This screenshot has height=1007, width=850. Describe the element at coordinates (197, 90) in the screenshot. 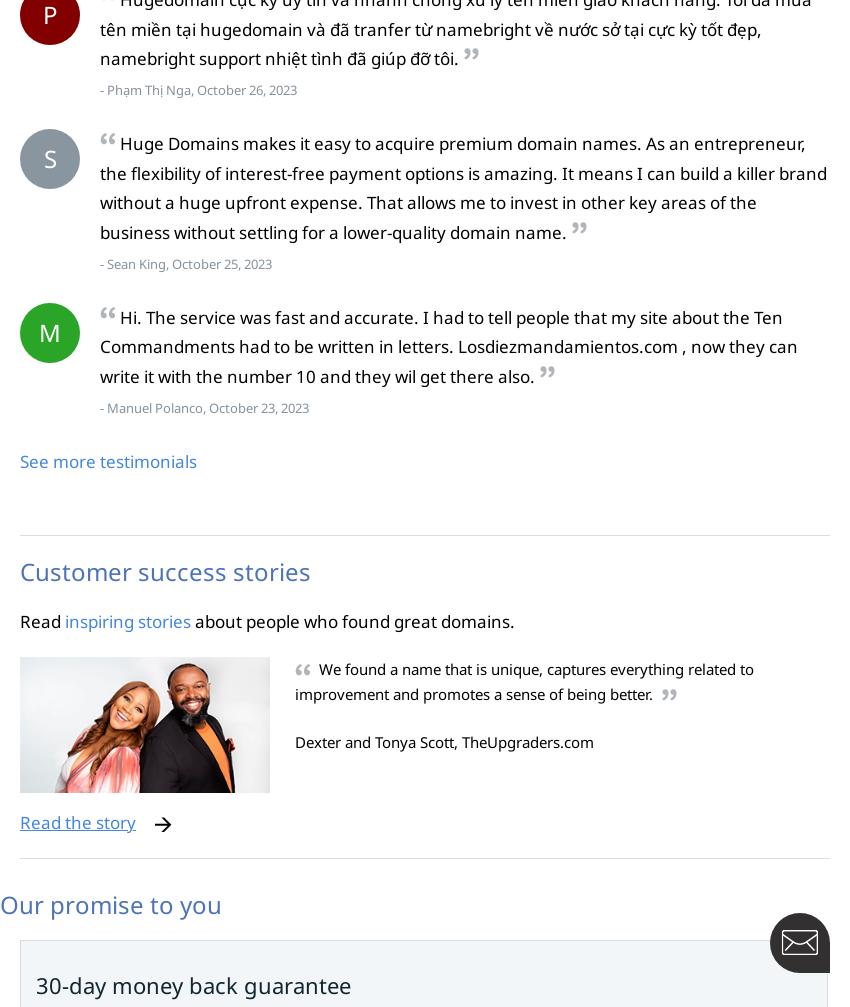

I see `'- Phạm Thị Nga, October 26, 2023'` at that location.